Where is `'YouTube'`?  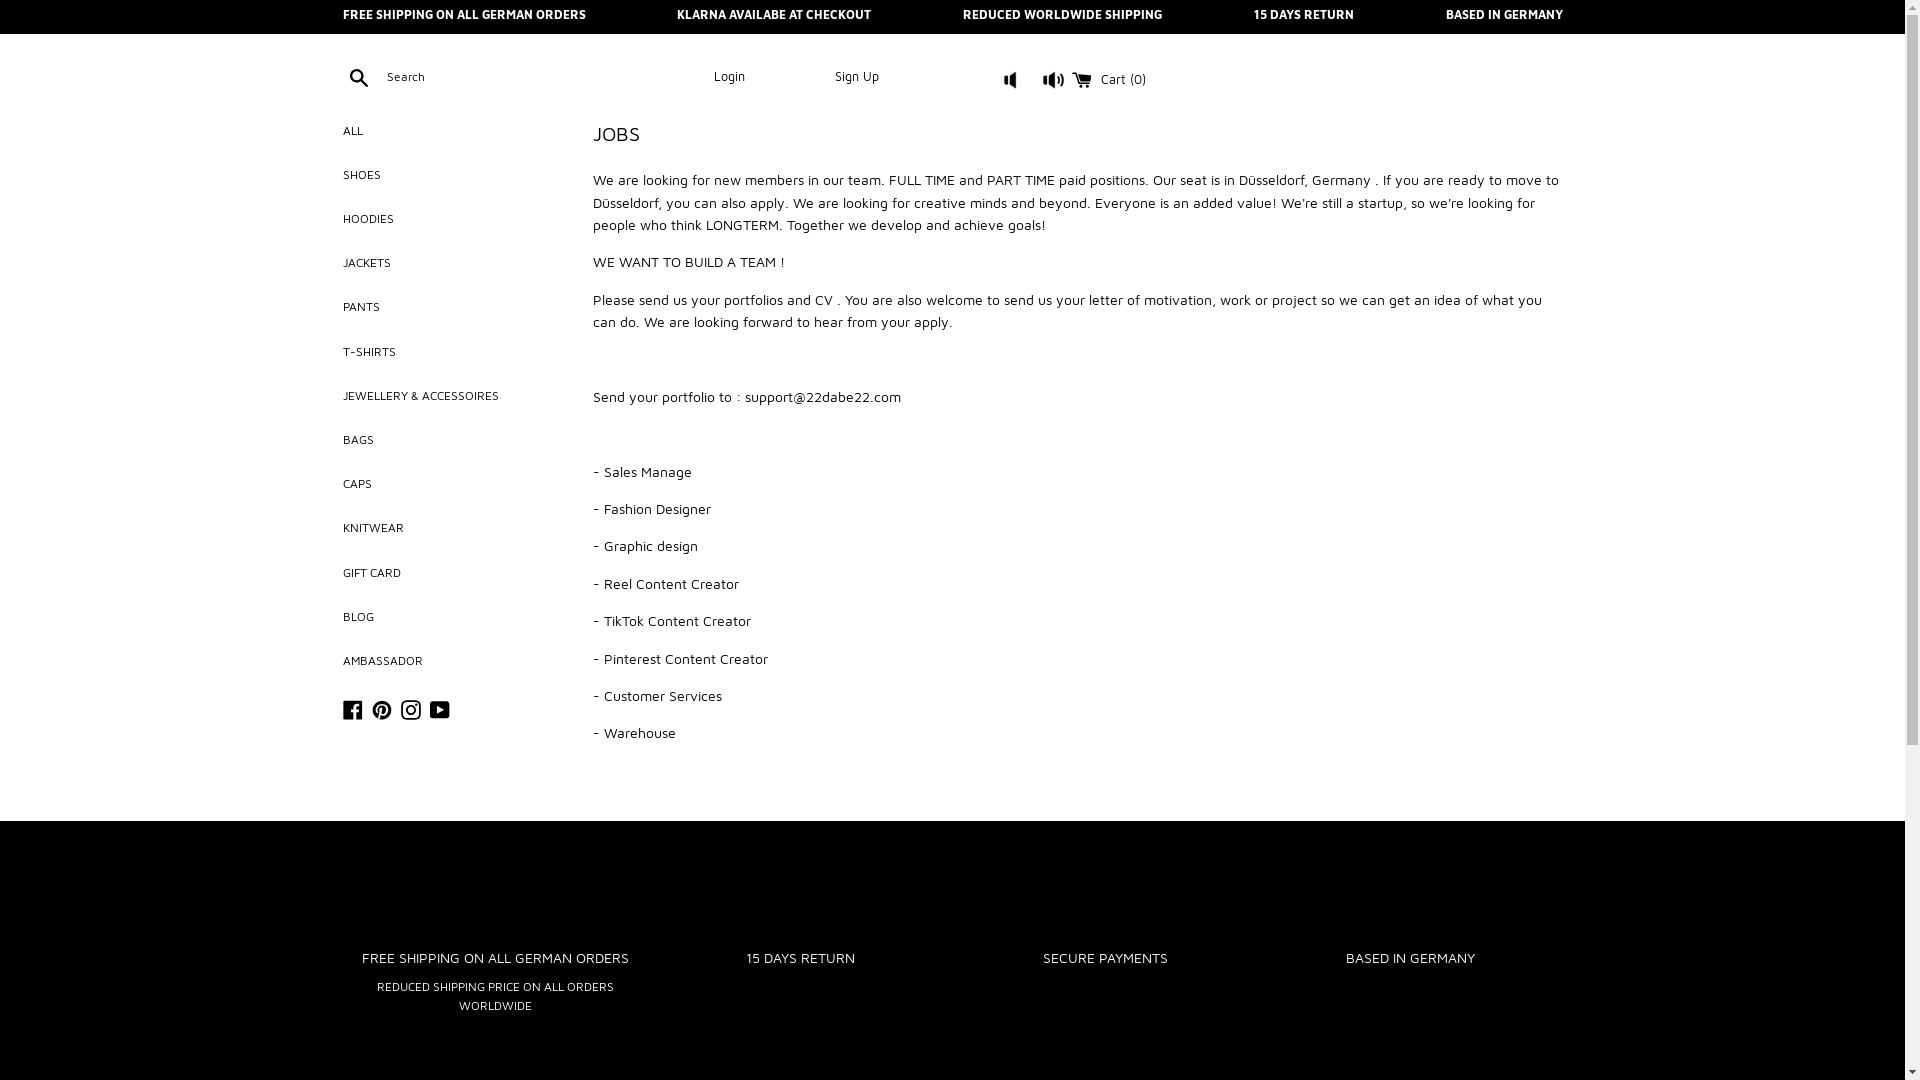
'YouTube' is located at coordinates (439, 706).